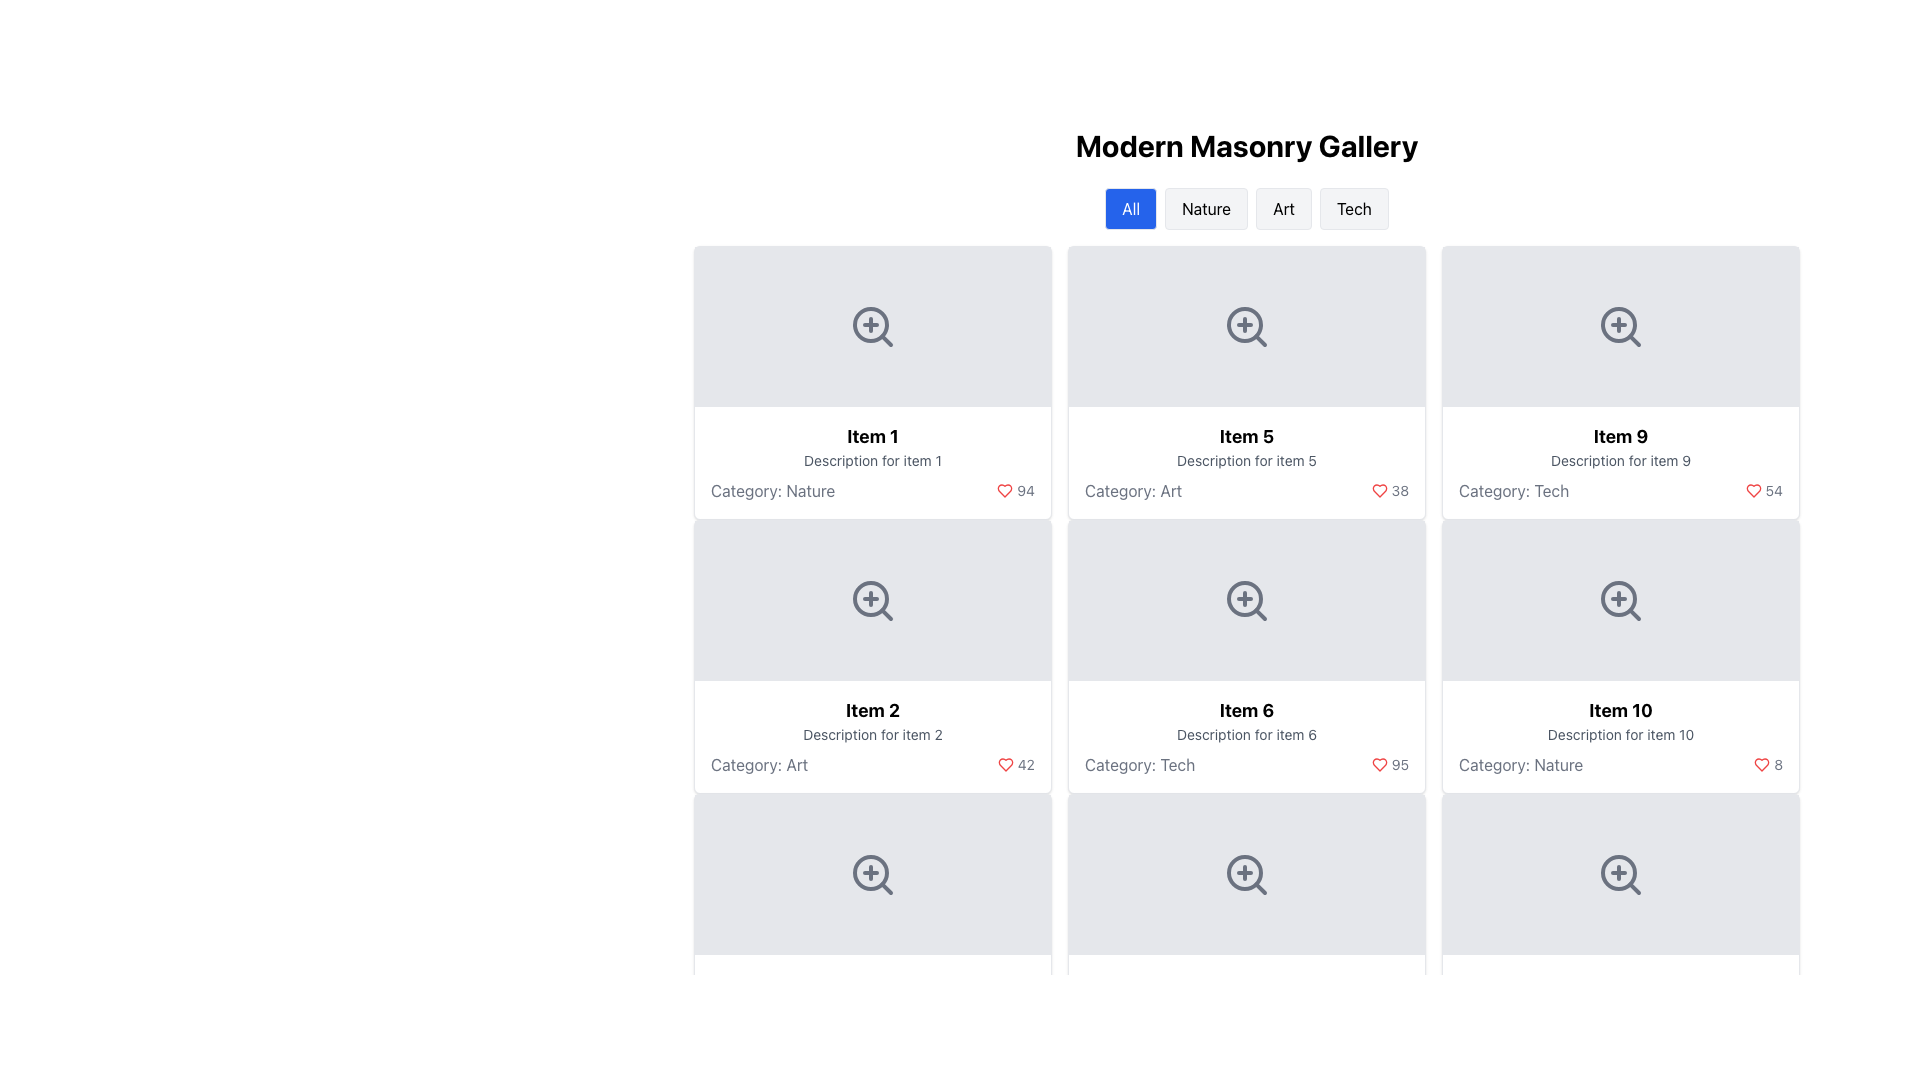 This screenshot has width=1920, height=1080. Describe the element at coordinates (885, 887) in the screenshot. I see `the magnifying glass icon located in the bottom-left grid cell of 'Item 2'` at that location.